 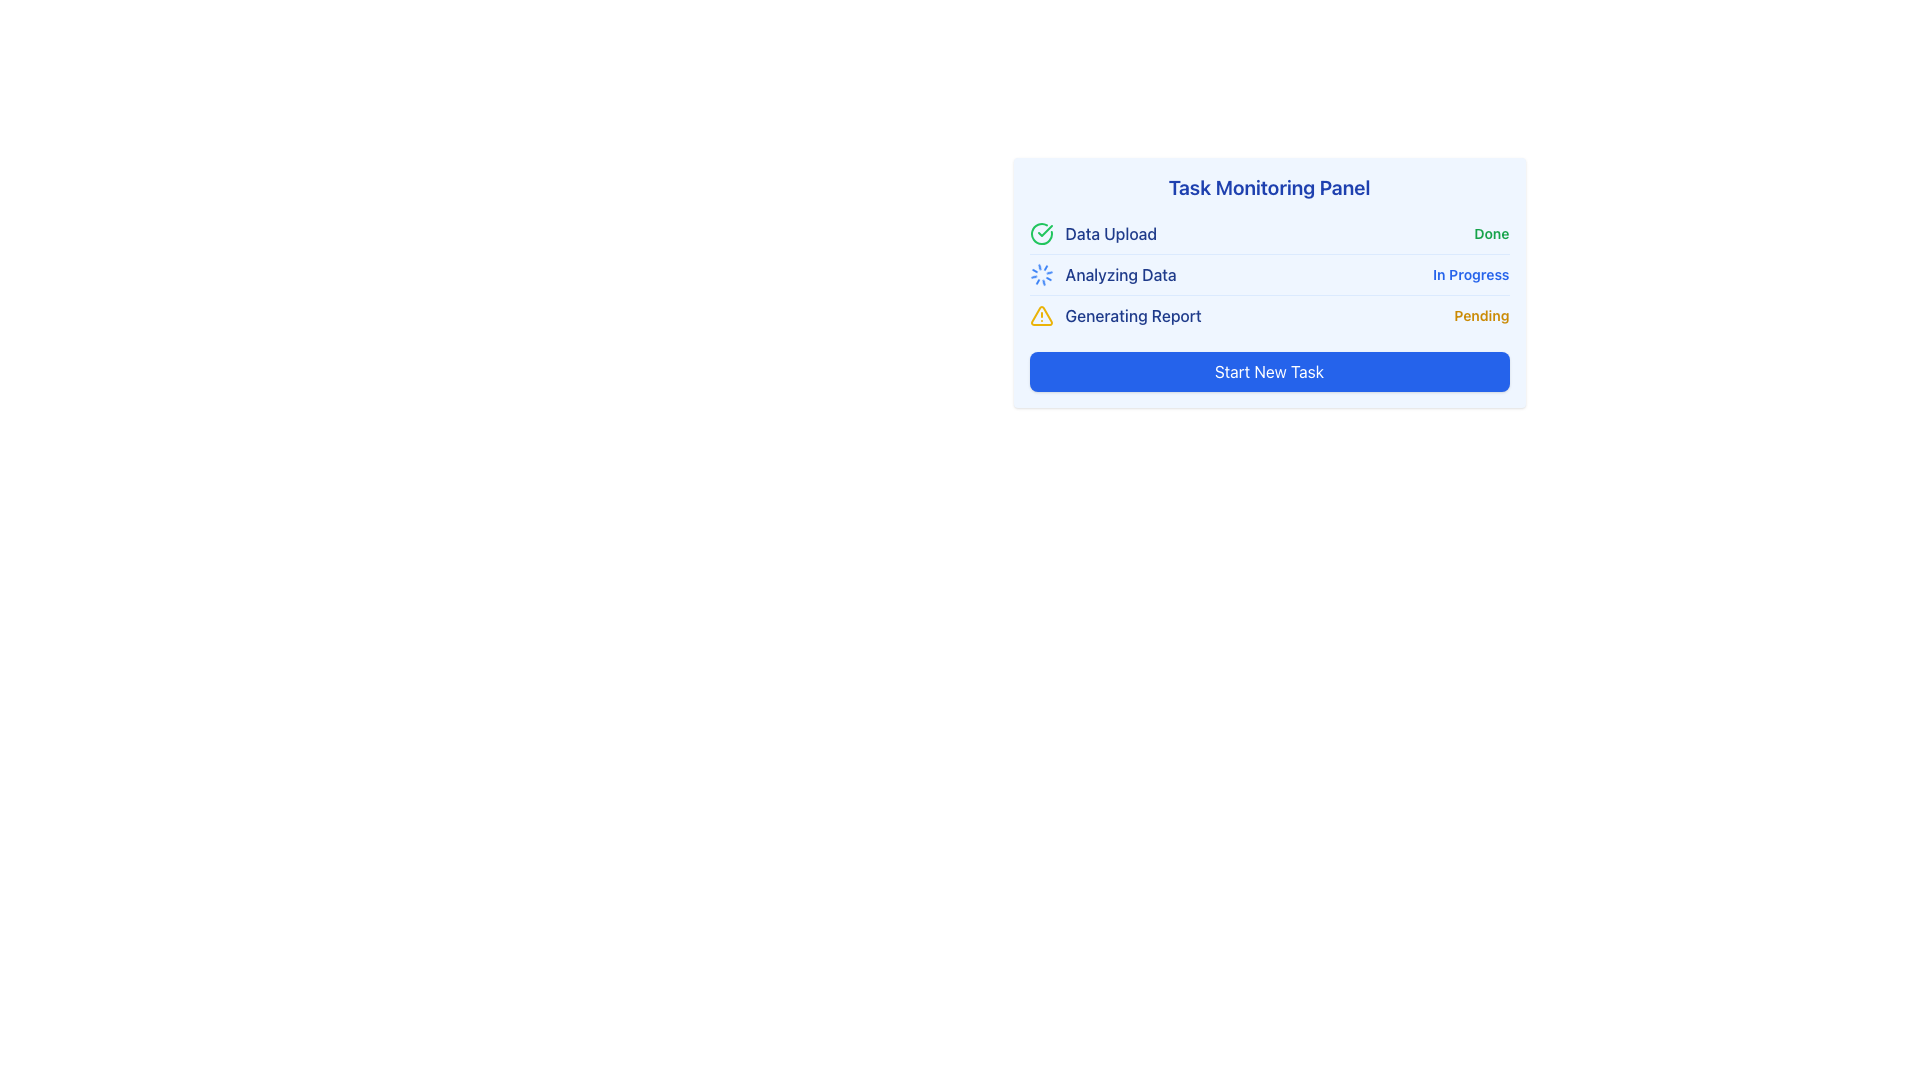 I want to click on the green text label reading 'Done', which is positioned to the far right of the task monitoring panel, aligned horizontally with the 'Data Upload' task, so click(x=1491, y=233).